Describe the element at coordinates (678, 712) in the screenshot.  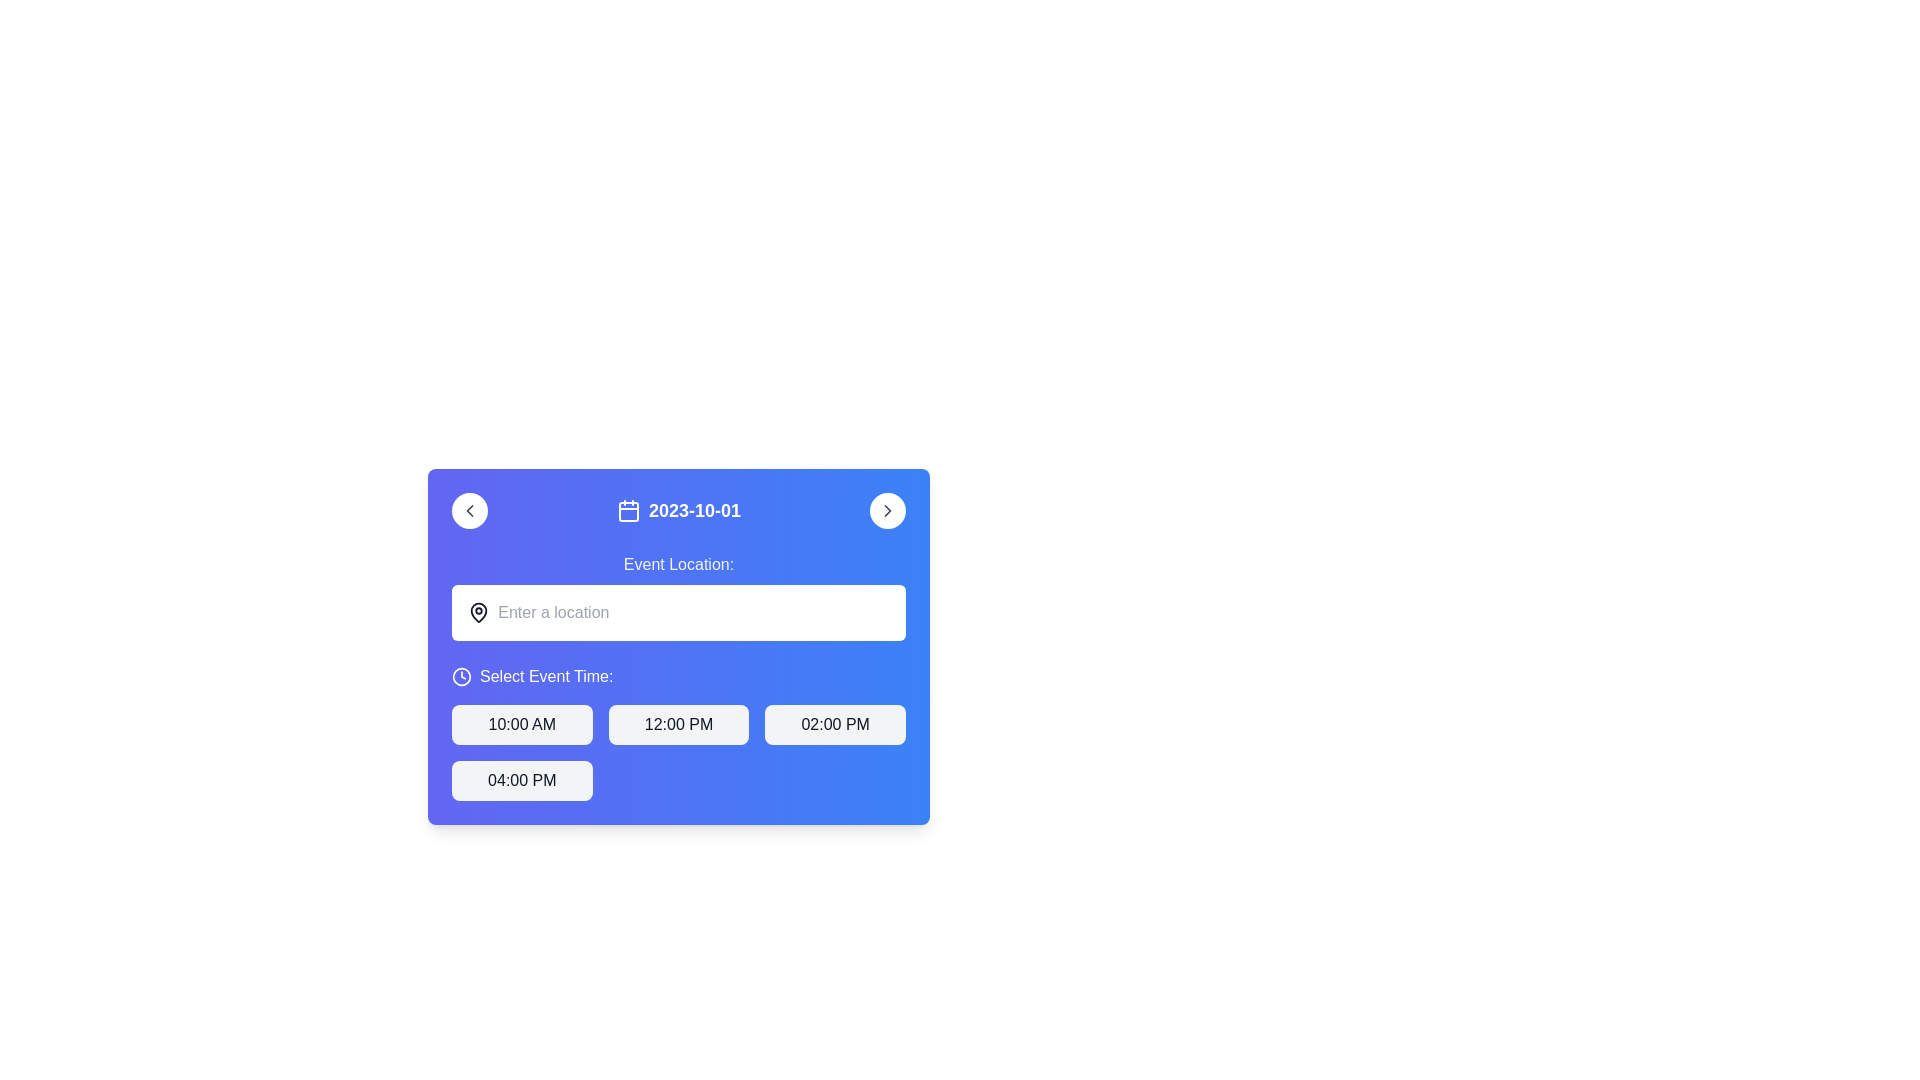
I see `the second button in the horizontal row of time options` at that location.